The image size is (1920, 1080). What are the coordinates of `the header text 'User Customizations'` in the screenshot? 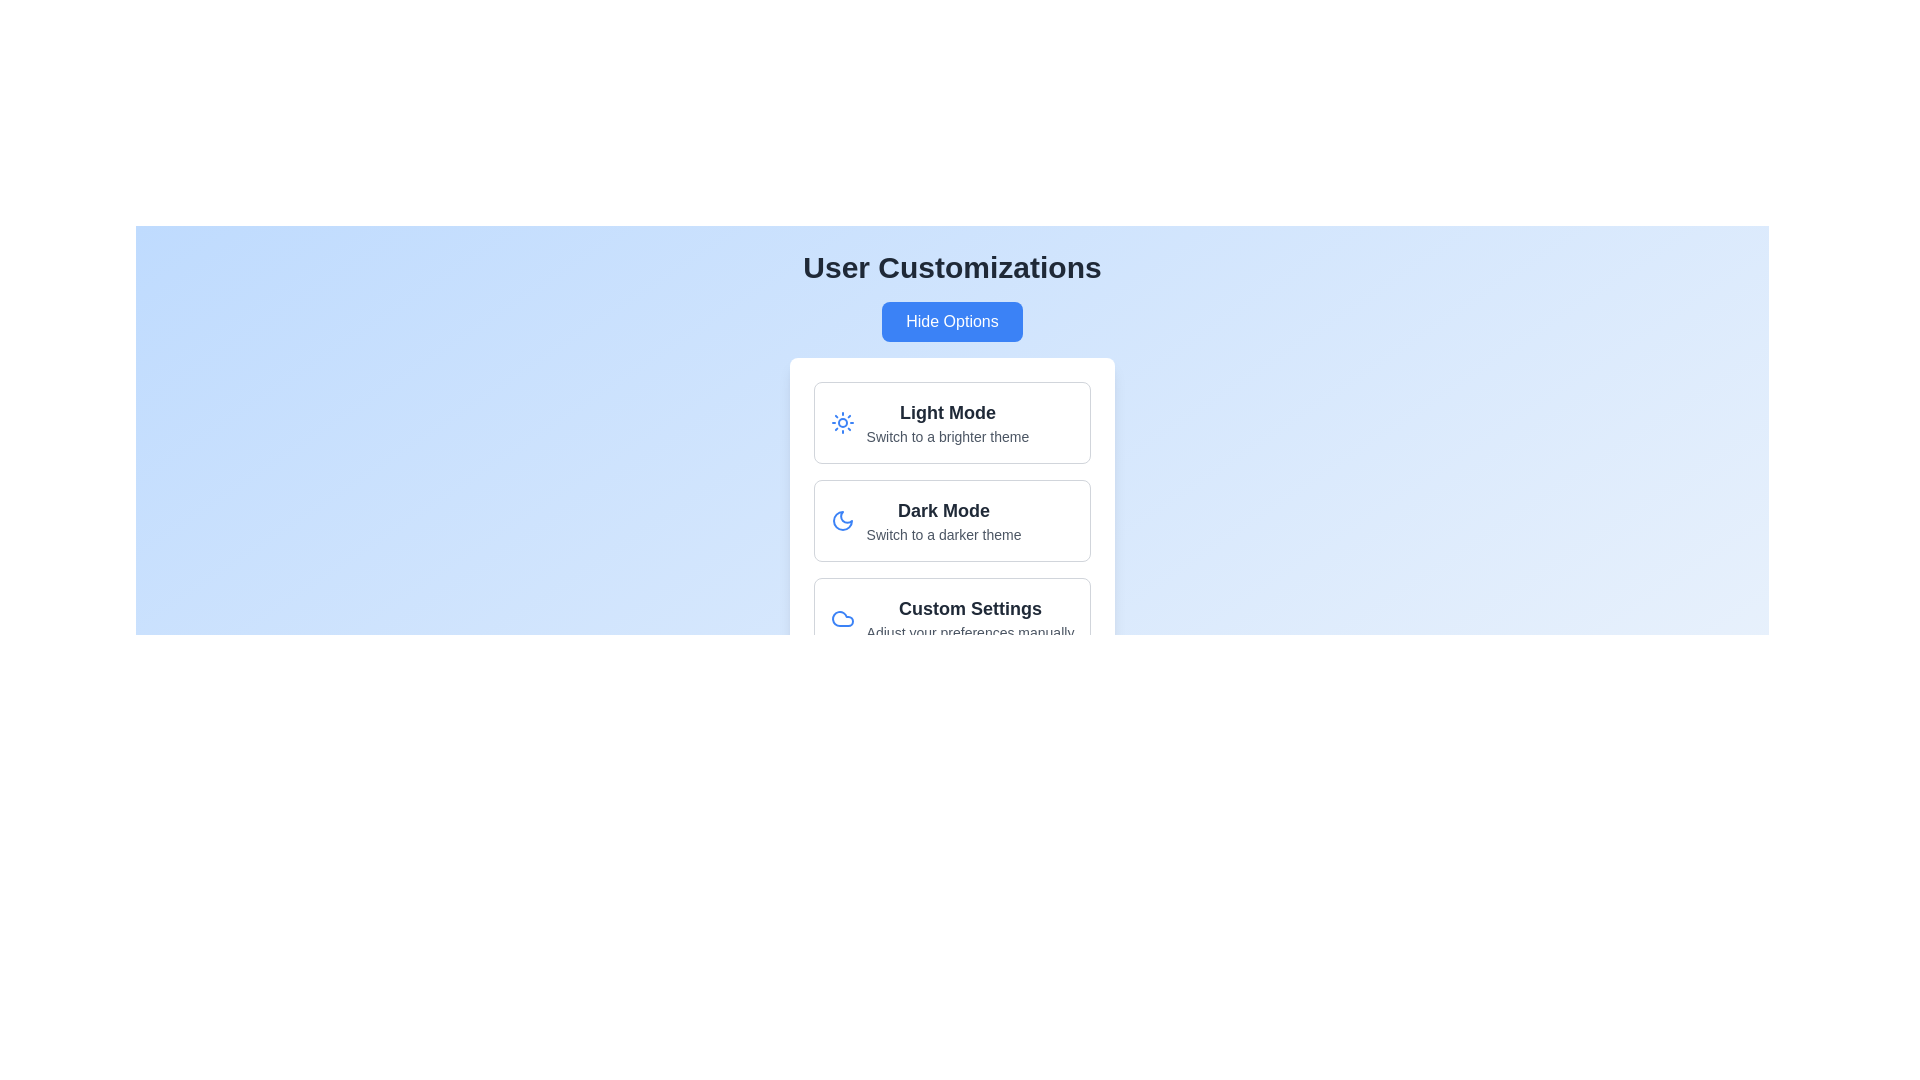 It's located at (950, 266).